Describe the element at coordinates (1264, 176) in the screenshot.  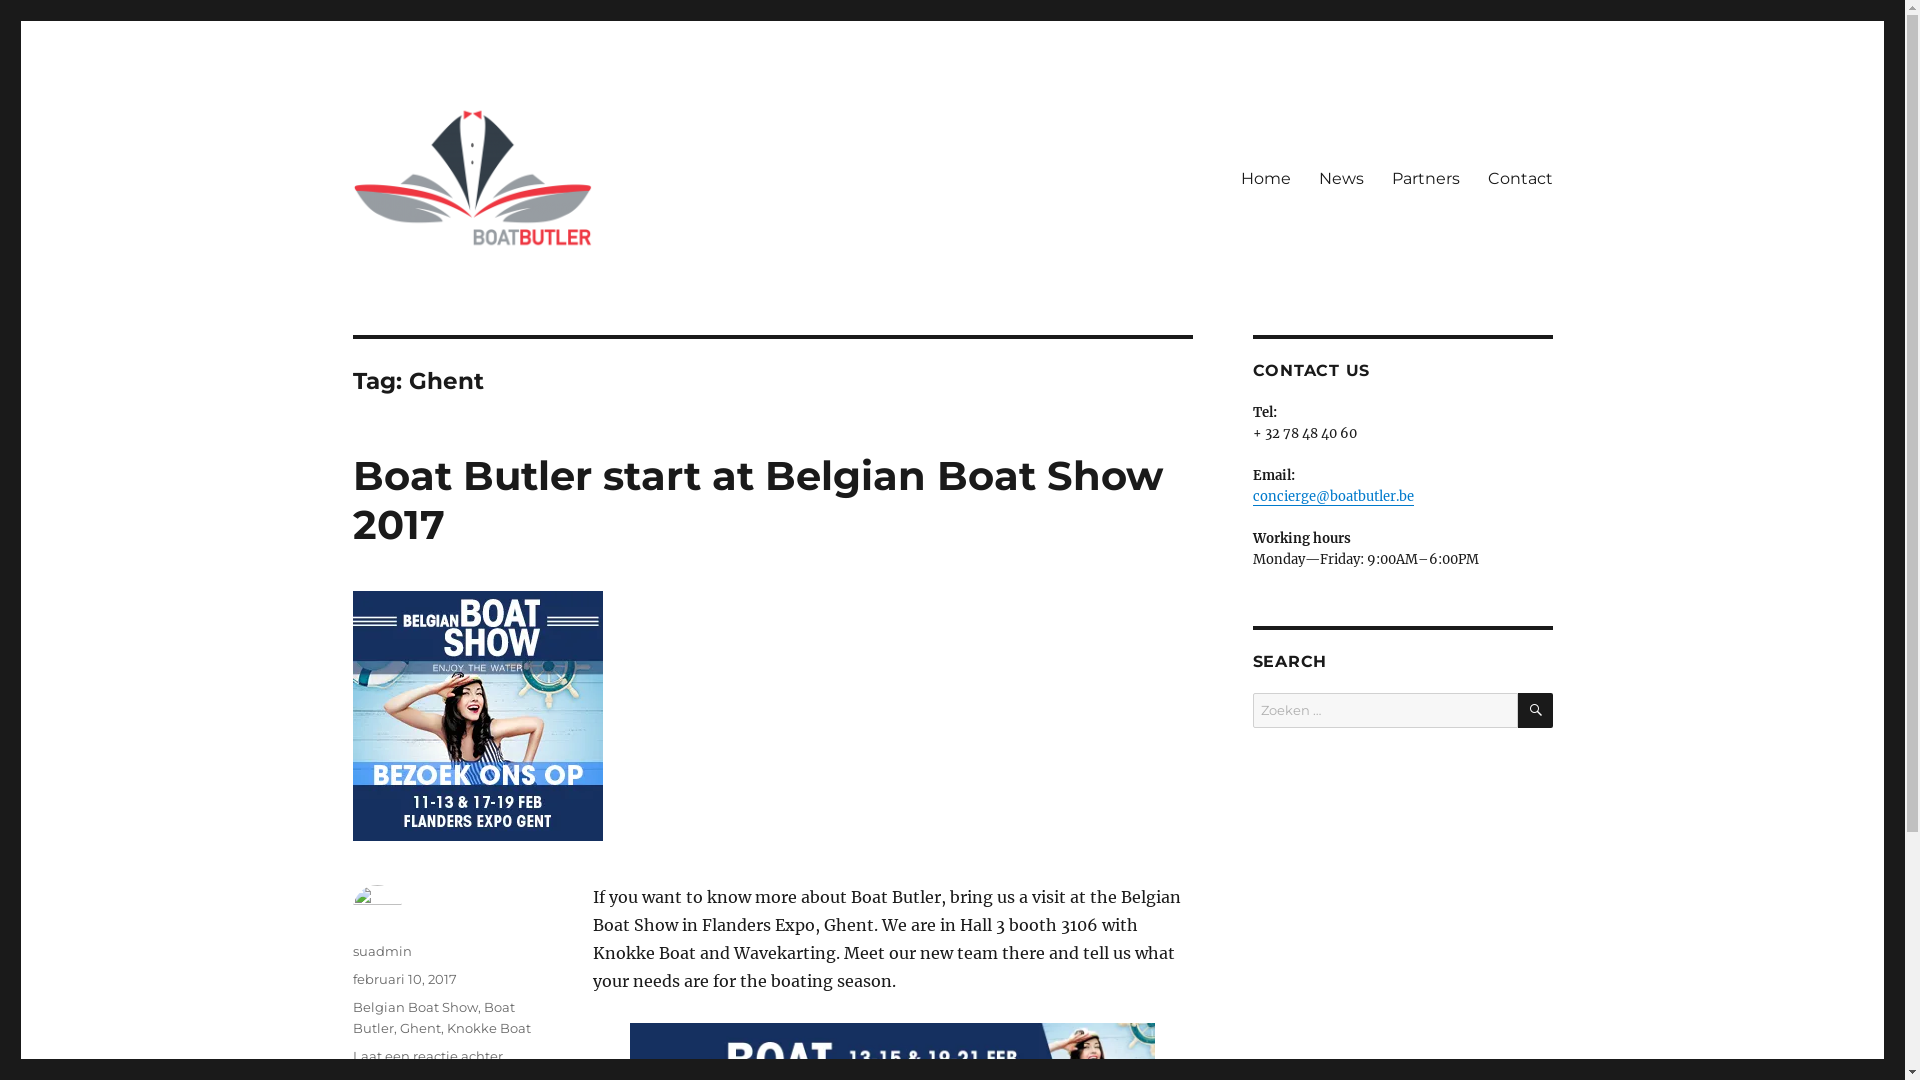
I see `'Home'` at that location.